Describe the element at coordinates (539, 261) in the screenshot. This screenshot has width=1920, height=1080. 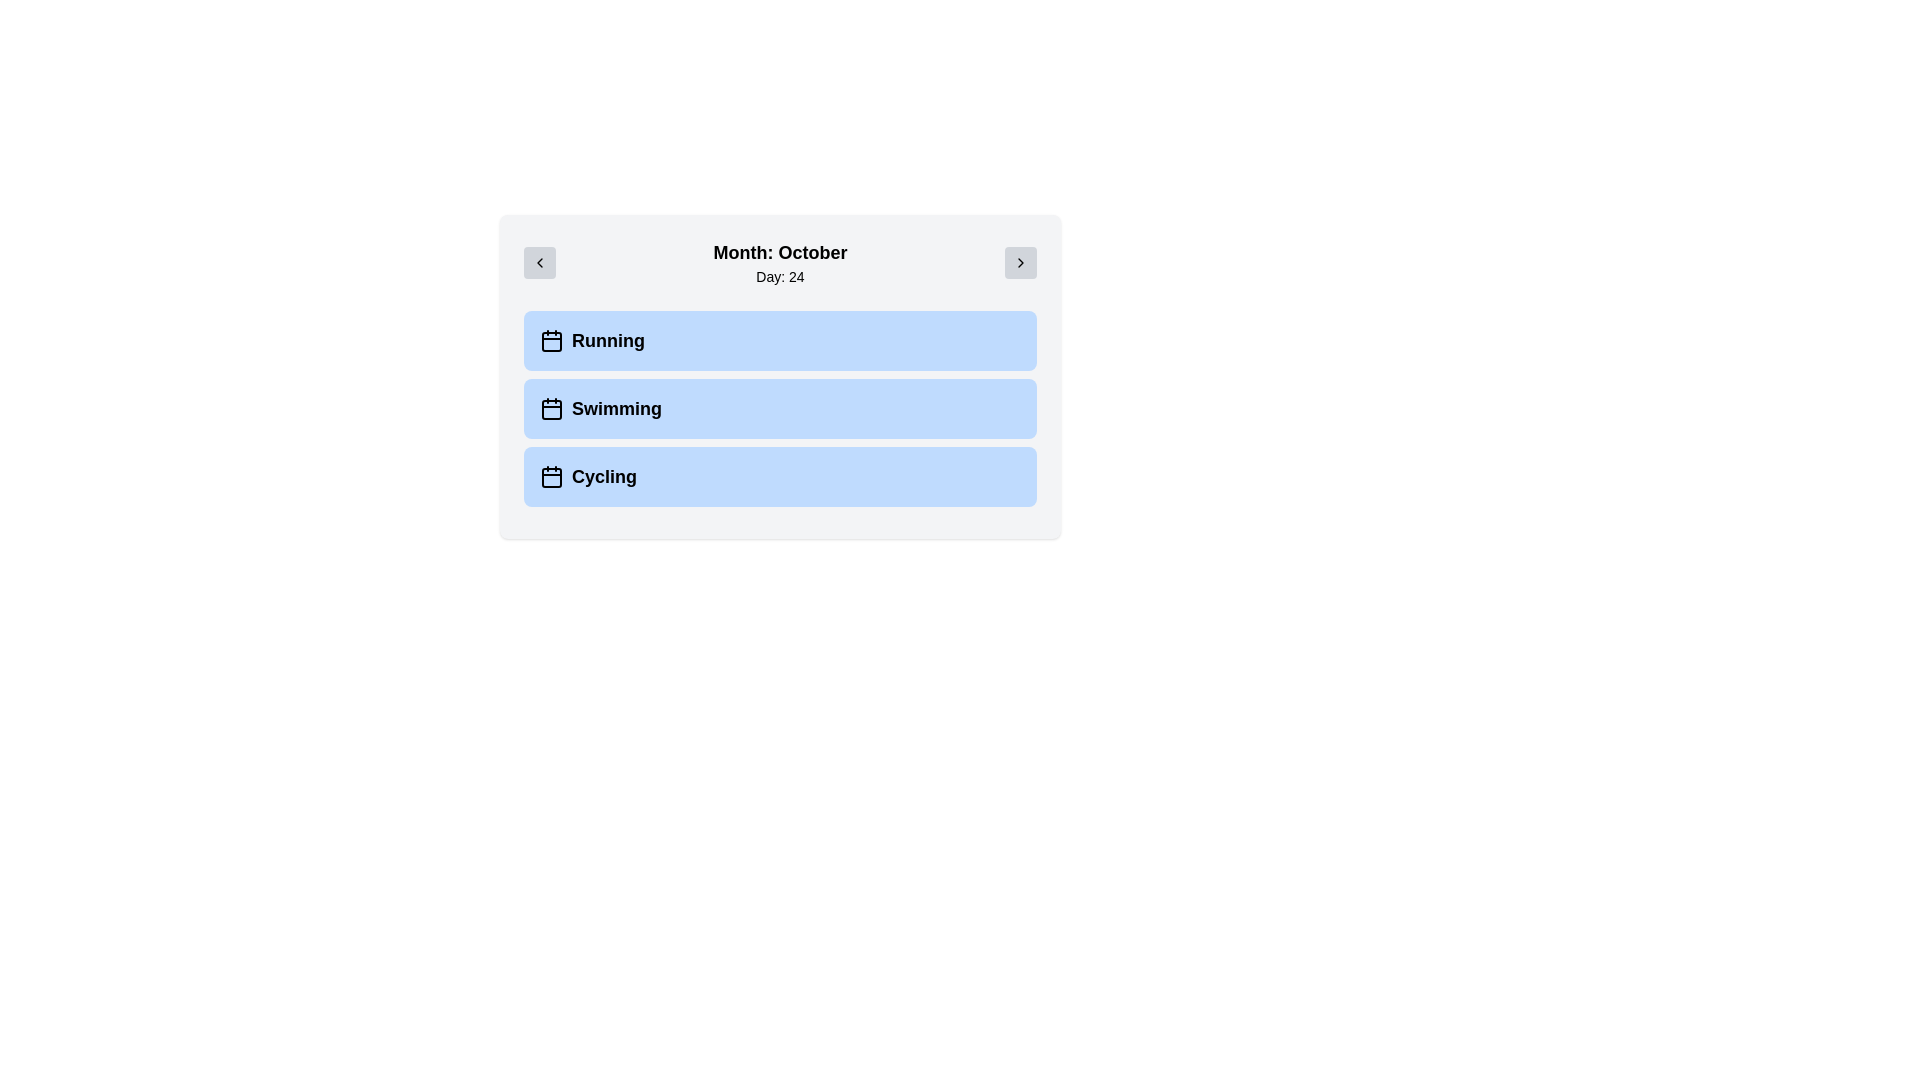
I see `the gray rounded button containing the left-pointing chevron arrow icon, which is located to the left of the 'Month: October' header` at that location.